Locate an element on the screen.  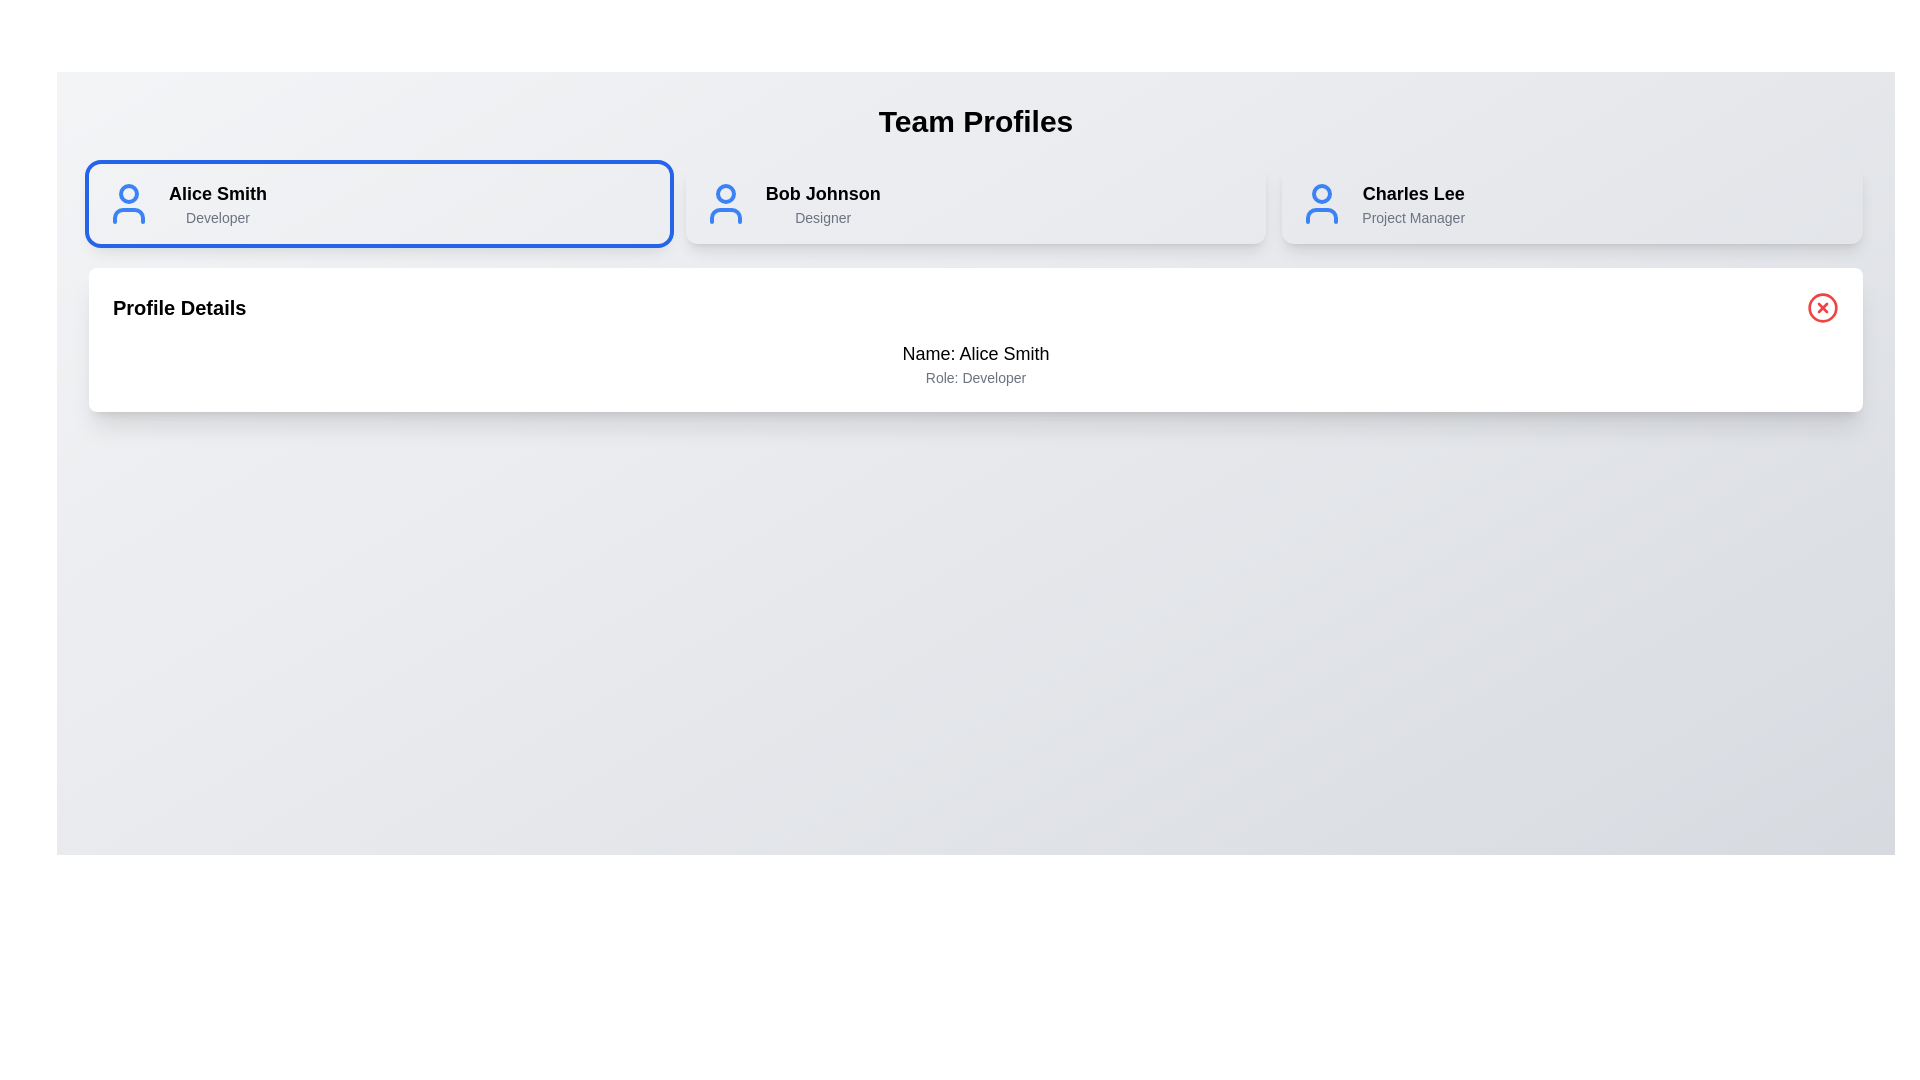
the profile picture icon representing 'Bob Johnson' is located at coordinates (724, 204).